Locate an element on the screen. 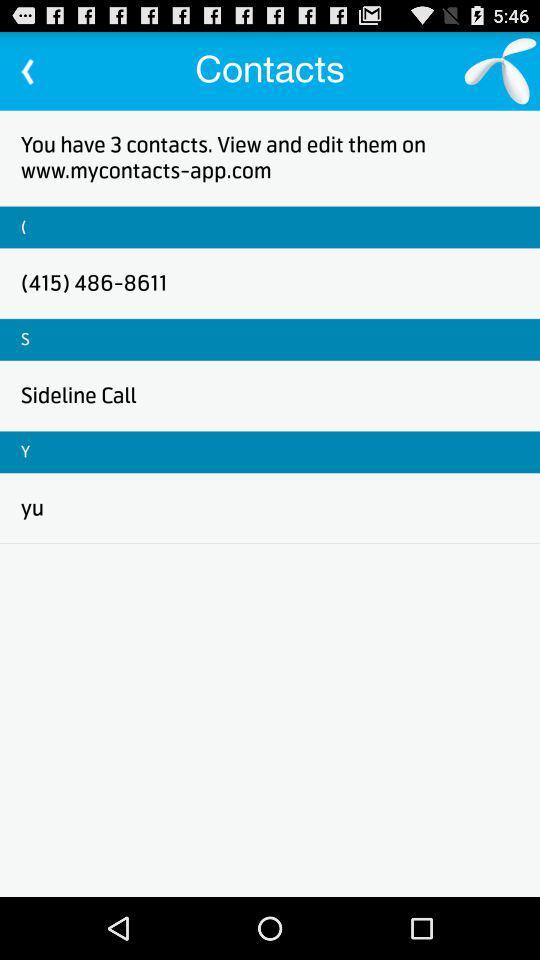  y item is located at coordinates (24, 452).